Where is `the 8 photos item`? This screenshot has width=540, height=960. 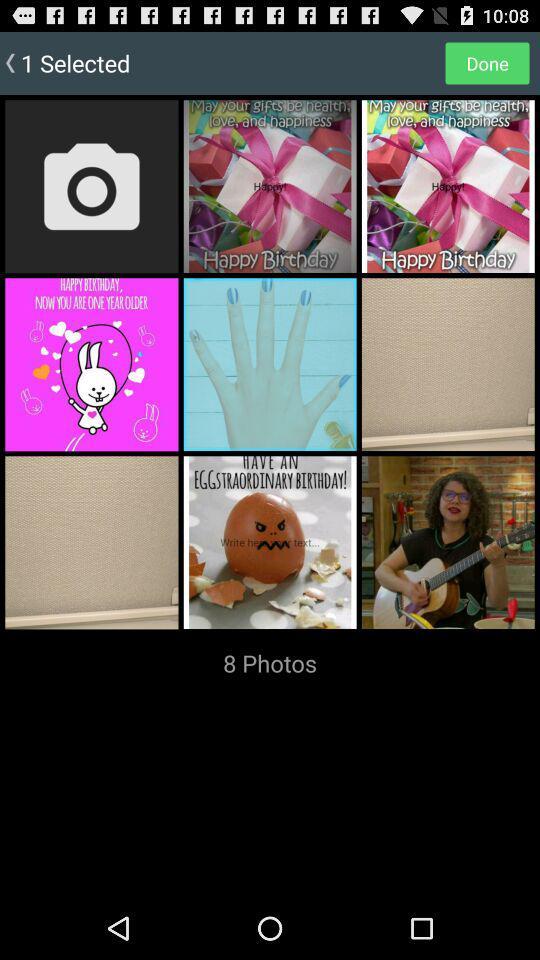
the 8 photos item is located at coordinates (270, 663).